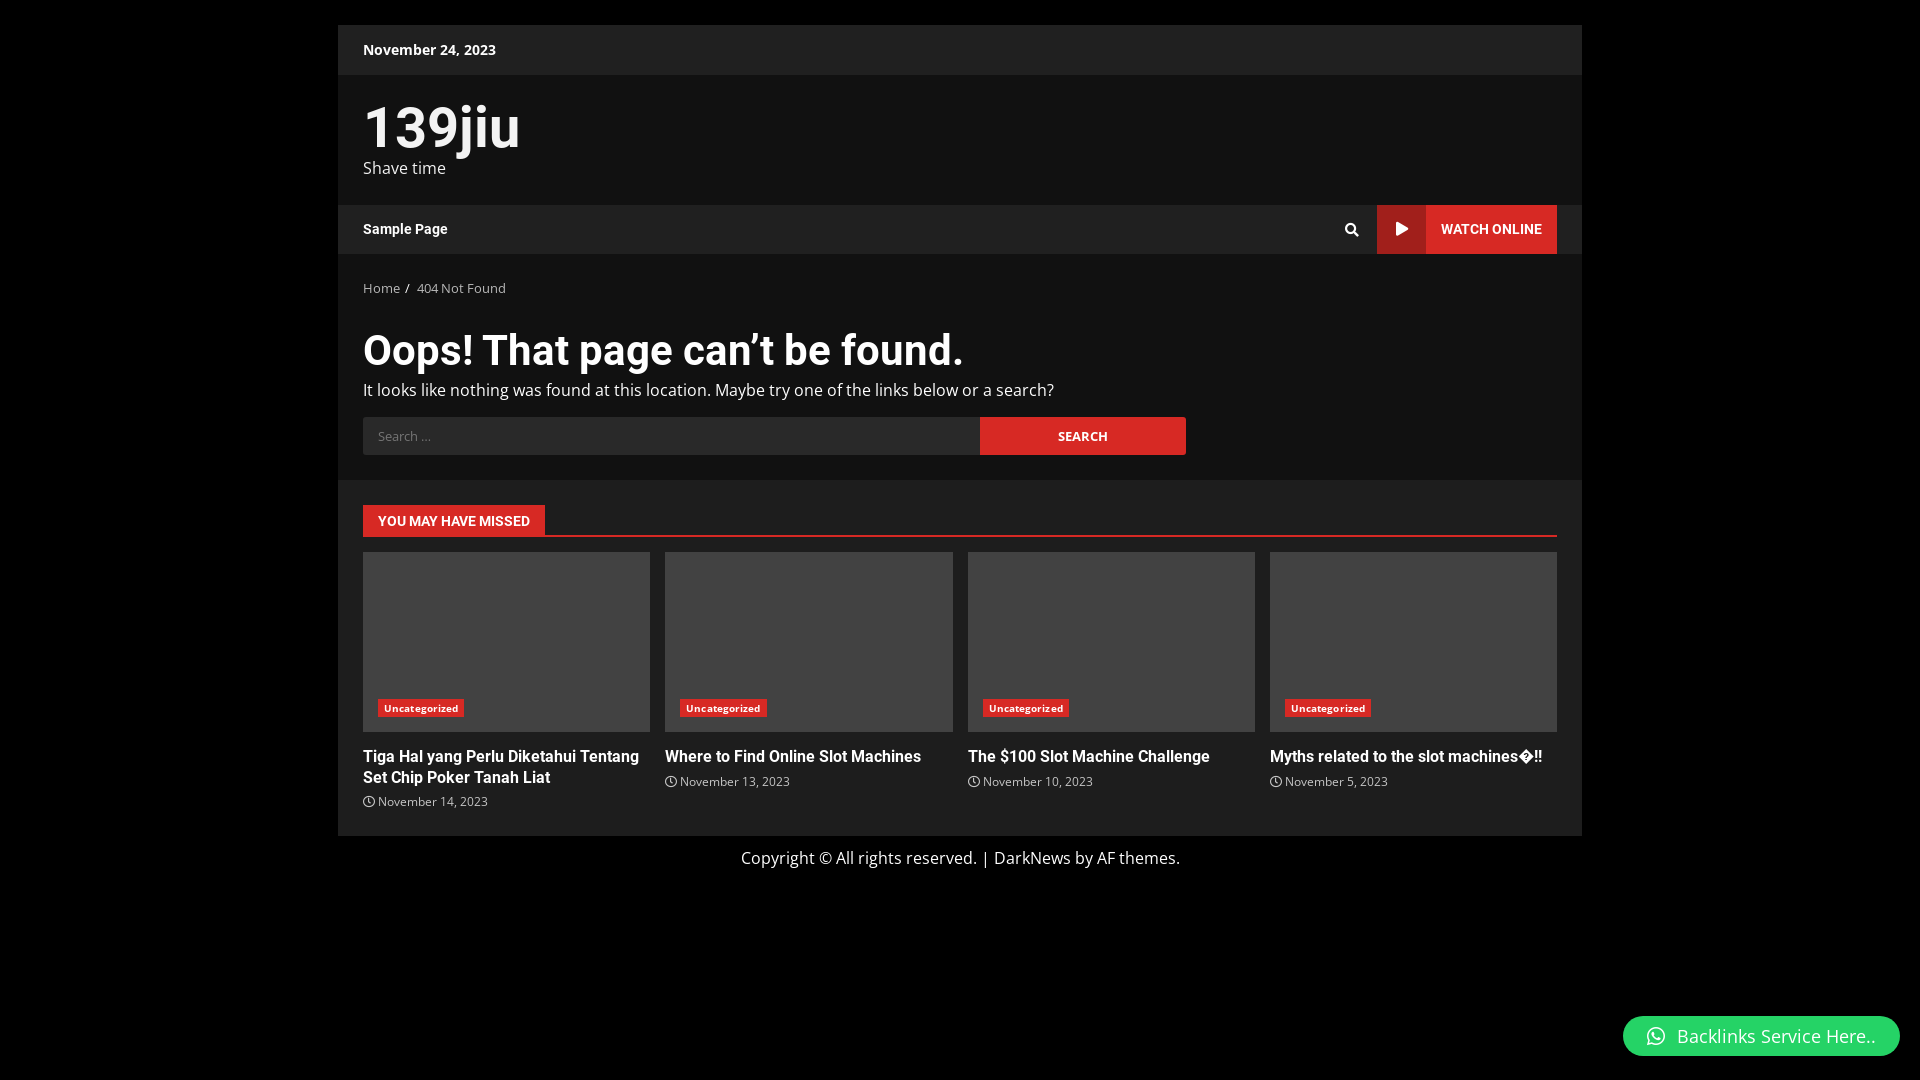 The height and width of the screenshot is (1080, 1920). Describe the element at coordinates (1467, 228) in the screenshot. I see `'WATCH ONLINE'` at that location.